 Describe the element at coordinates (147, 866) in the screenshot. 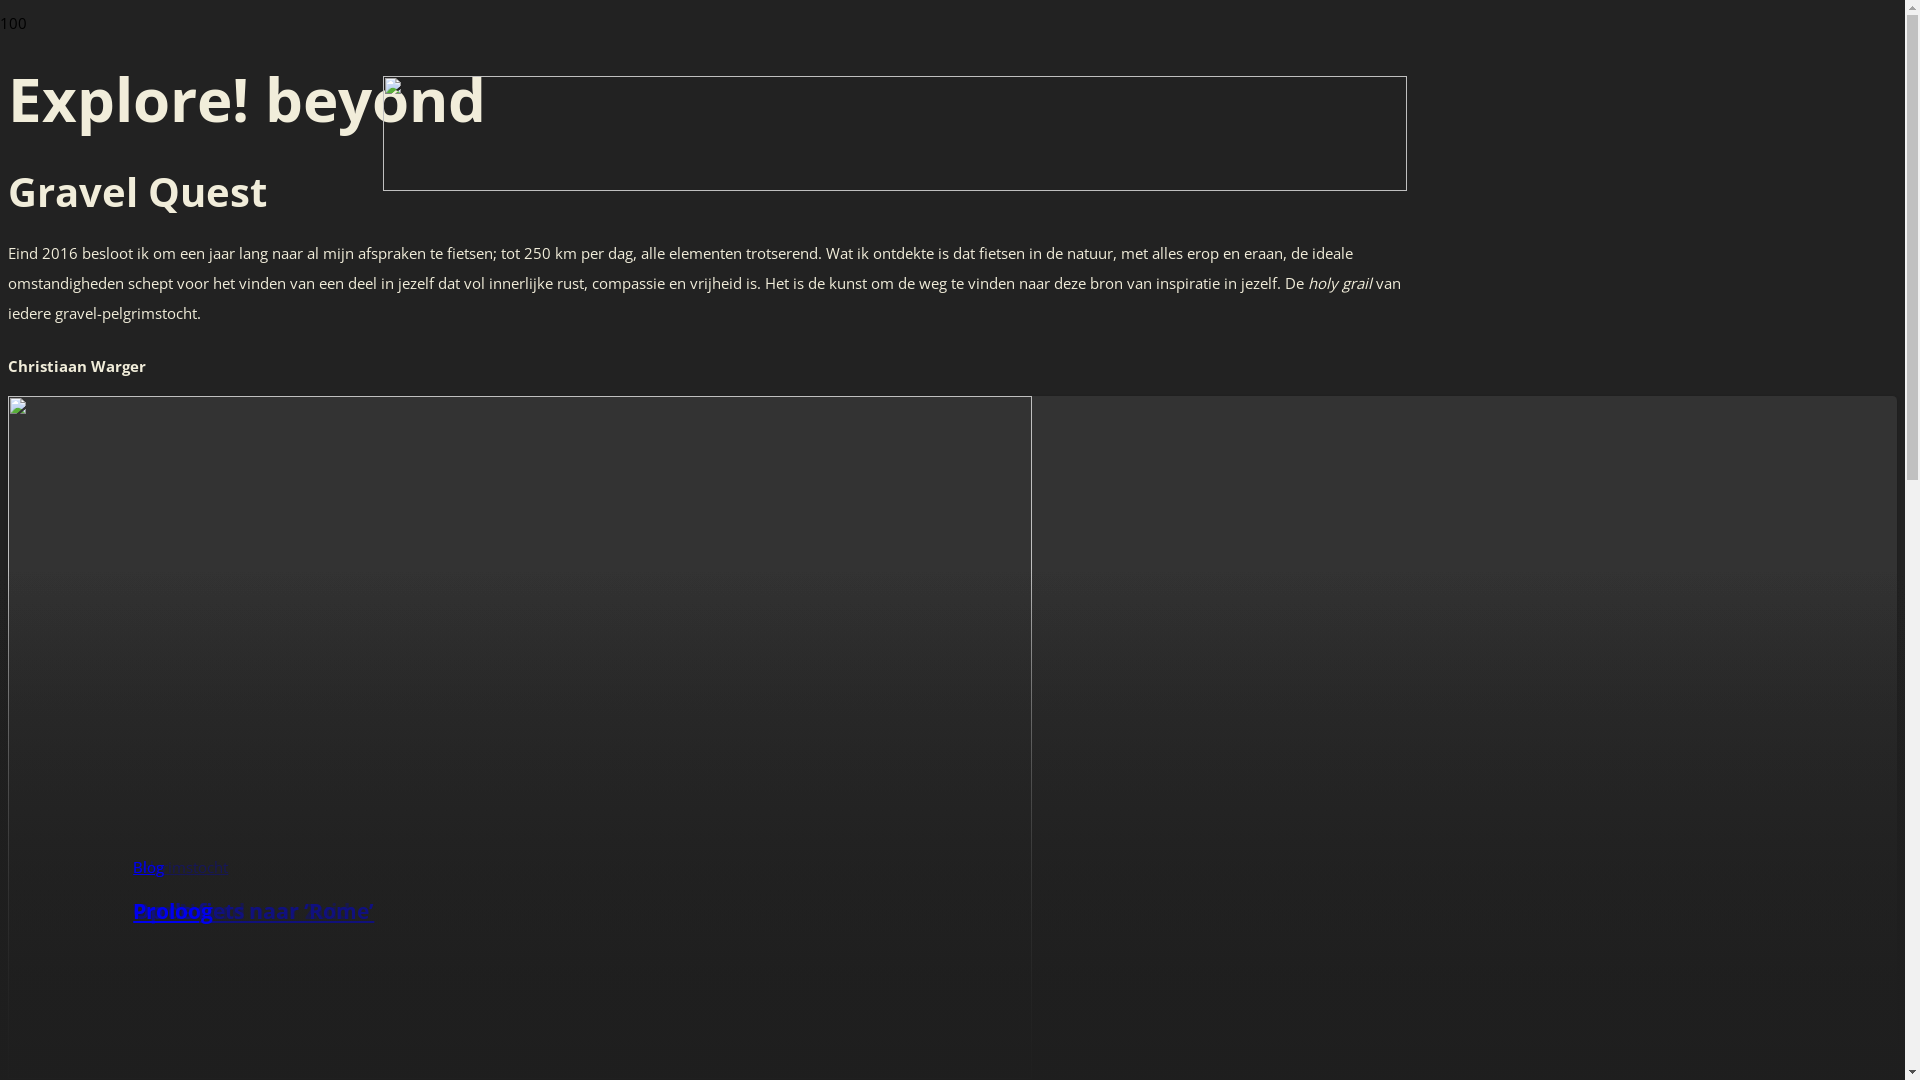

I see `'Blog'` at that location.